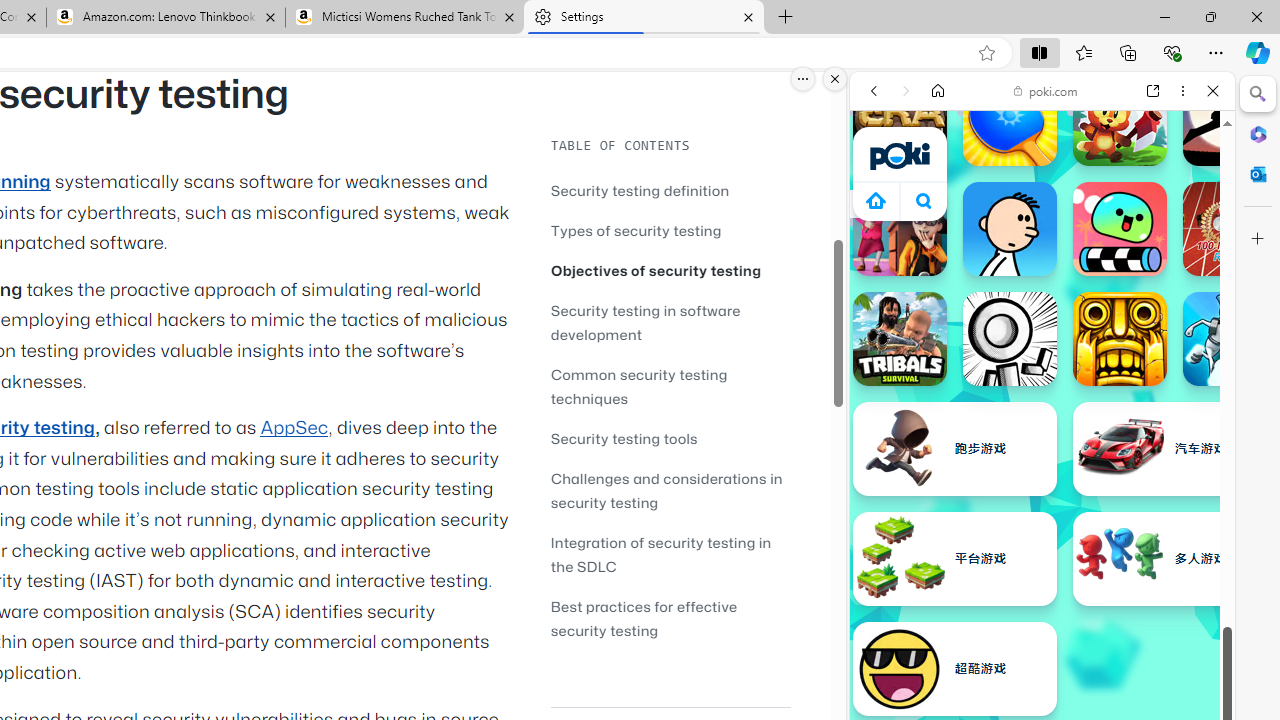 The image size is (1280, 720). I want to click on 'Security testing tools', so click(623, 437).